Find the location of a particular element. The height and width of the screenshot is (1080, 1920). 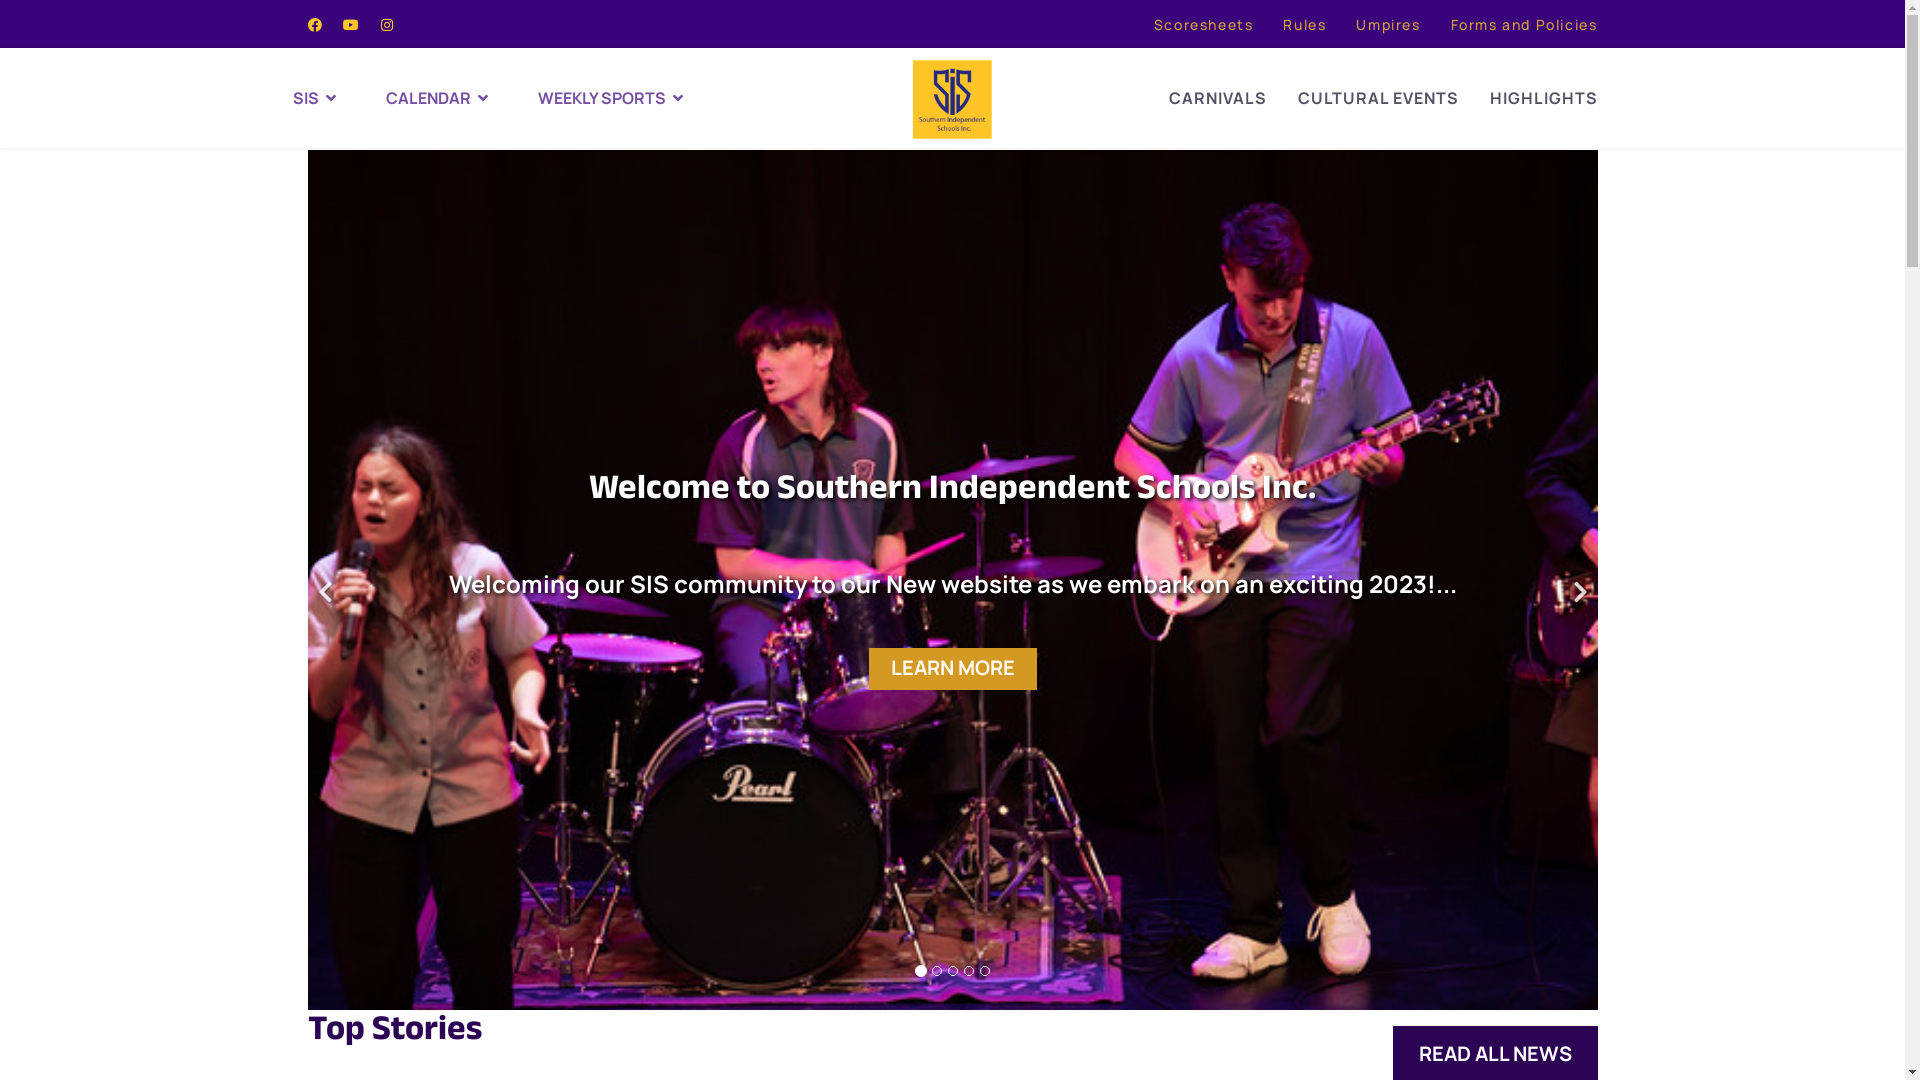

'CARNIVALS' is located at coordinates (1216, 97).